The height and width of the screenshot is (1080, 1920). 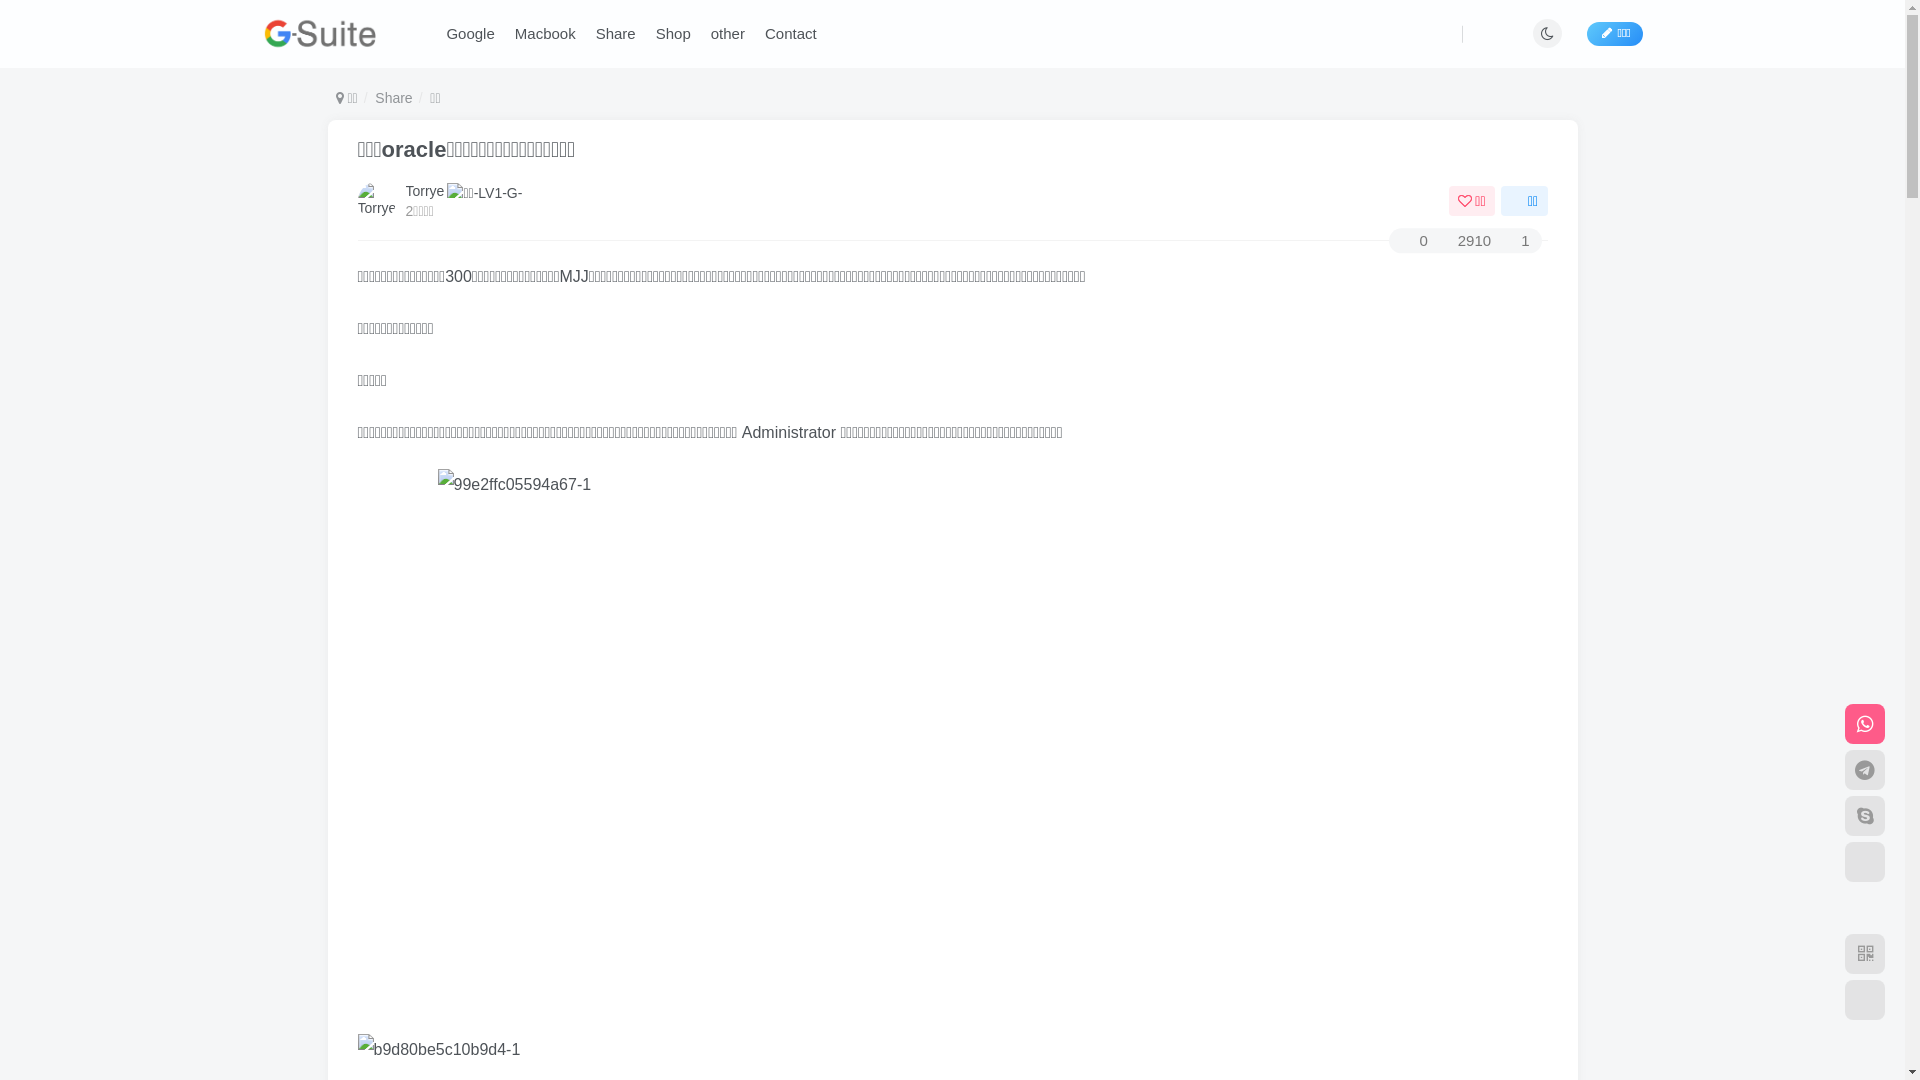 I want to click on 'LV1', so click(x=489, y=190).